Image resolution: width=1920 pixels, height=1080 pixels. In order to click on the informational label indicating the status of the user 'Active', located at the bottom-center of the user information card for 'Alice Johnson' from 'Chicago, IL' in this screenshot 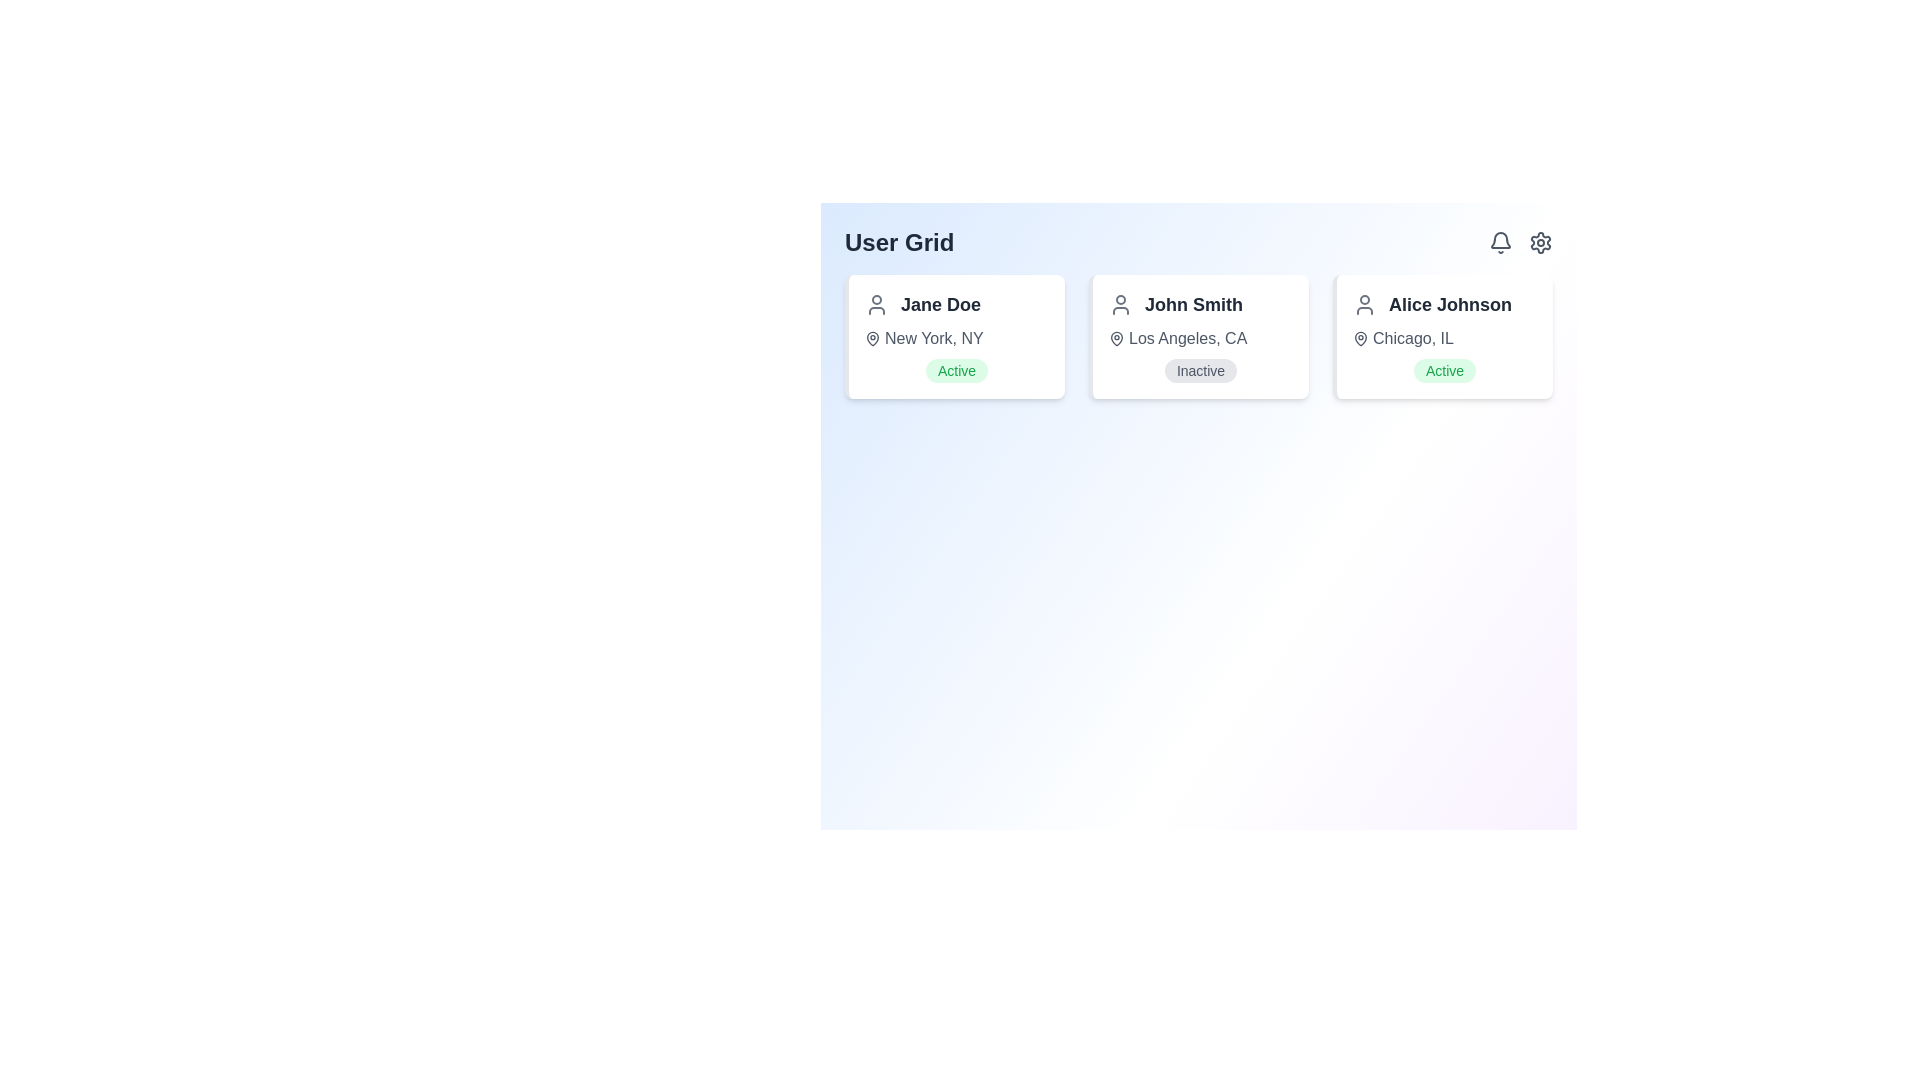, I will do `click(1444, 370)`.